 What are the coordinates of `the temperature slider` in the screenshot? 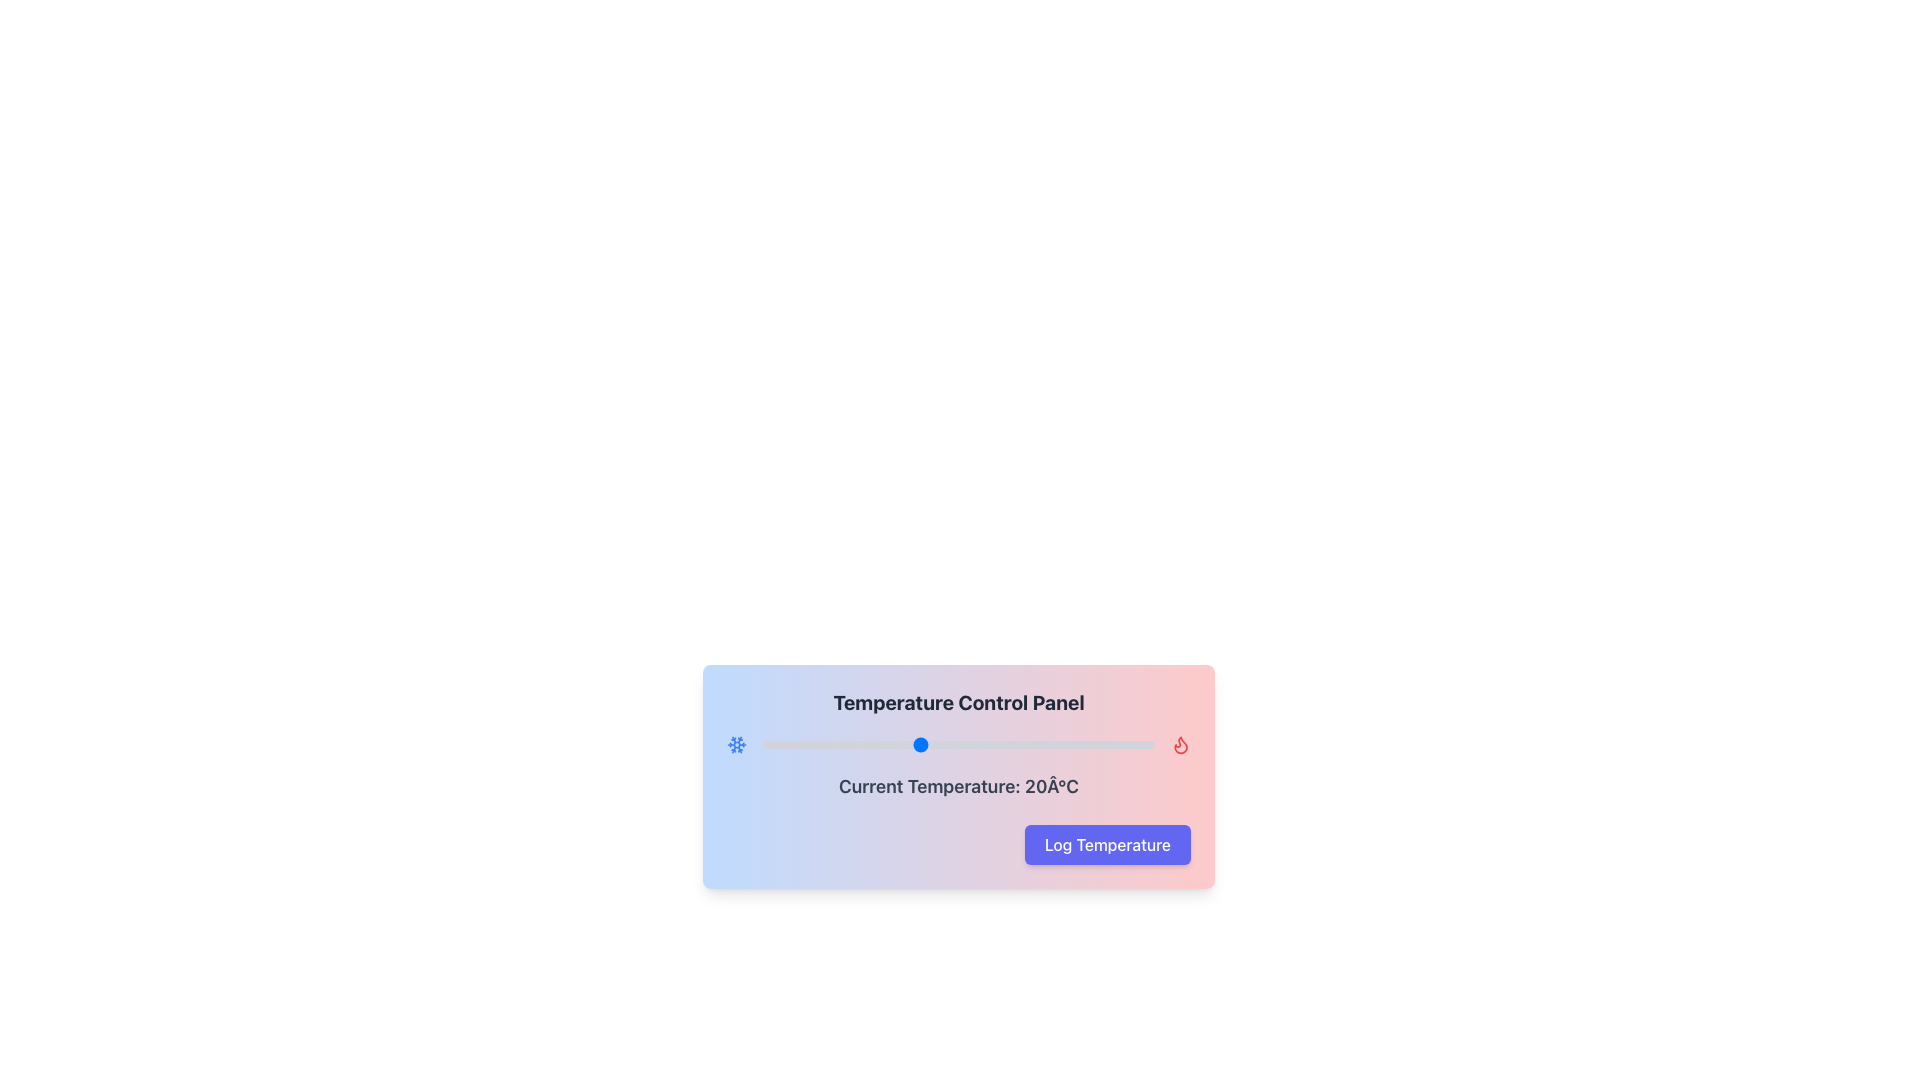 It's located at (1059, 744).